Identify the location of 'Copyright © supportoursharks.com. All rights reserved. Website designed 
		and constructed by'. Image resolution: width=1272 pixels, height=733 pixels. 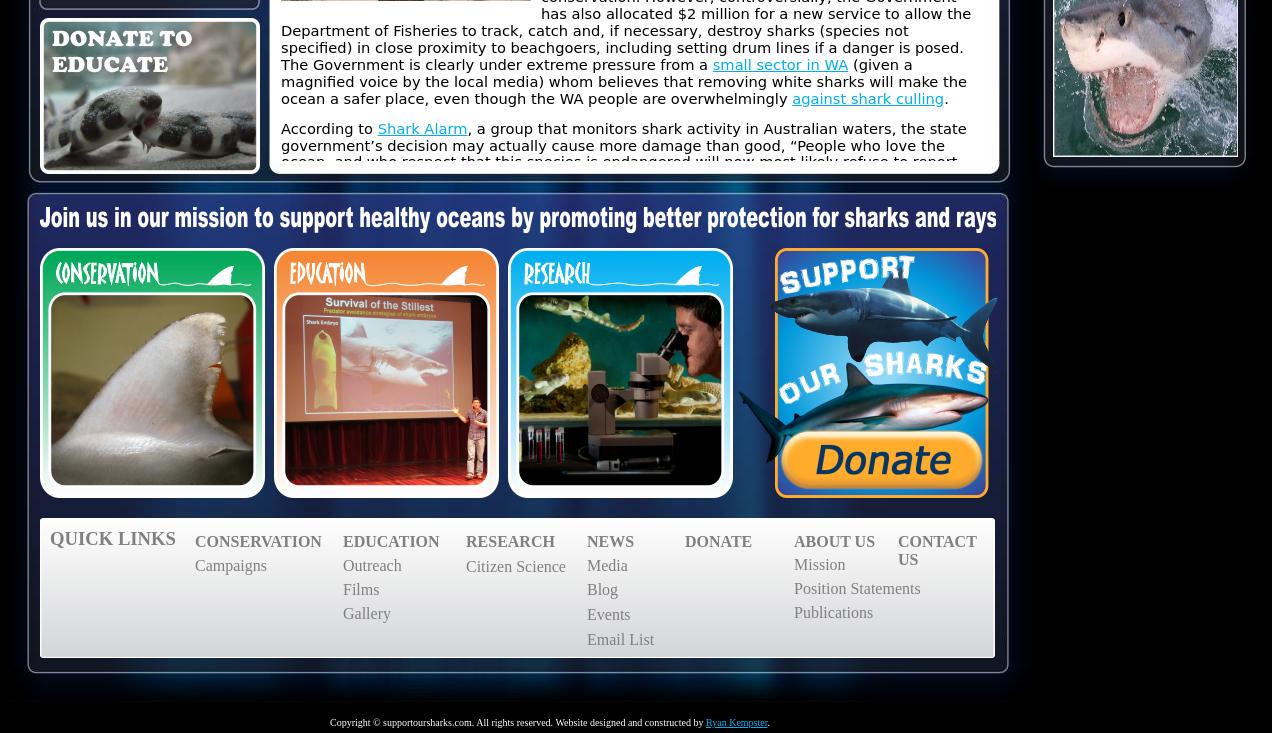
(327, 722).